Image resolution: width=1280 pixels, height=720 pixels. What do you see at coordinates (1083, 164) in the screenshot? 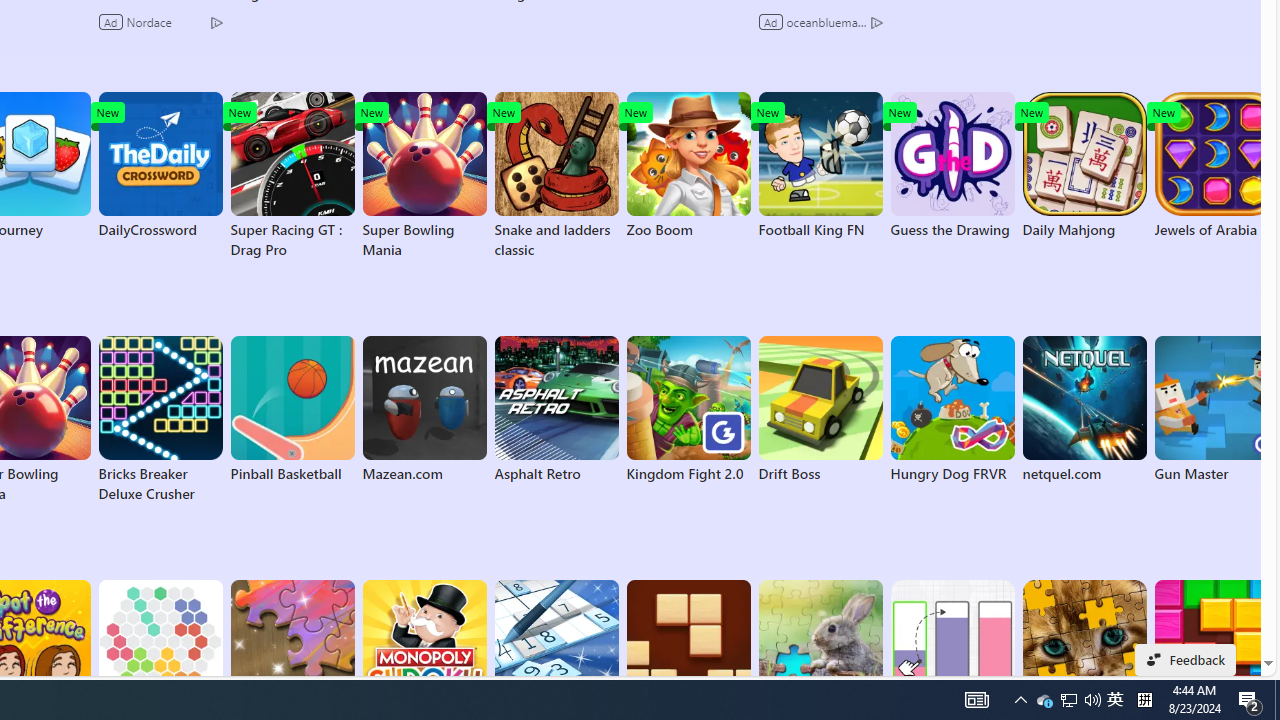
I see `'Daily Mahjong'` at bounding box center [1083, 164].